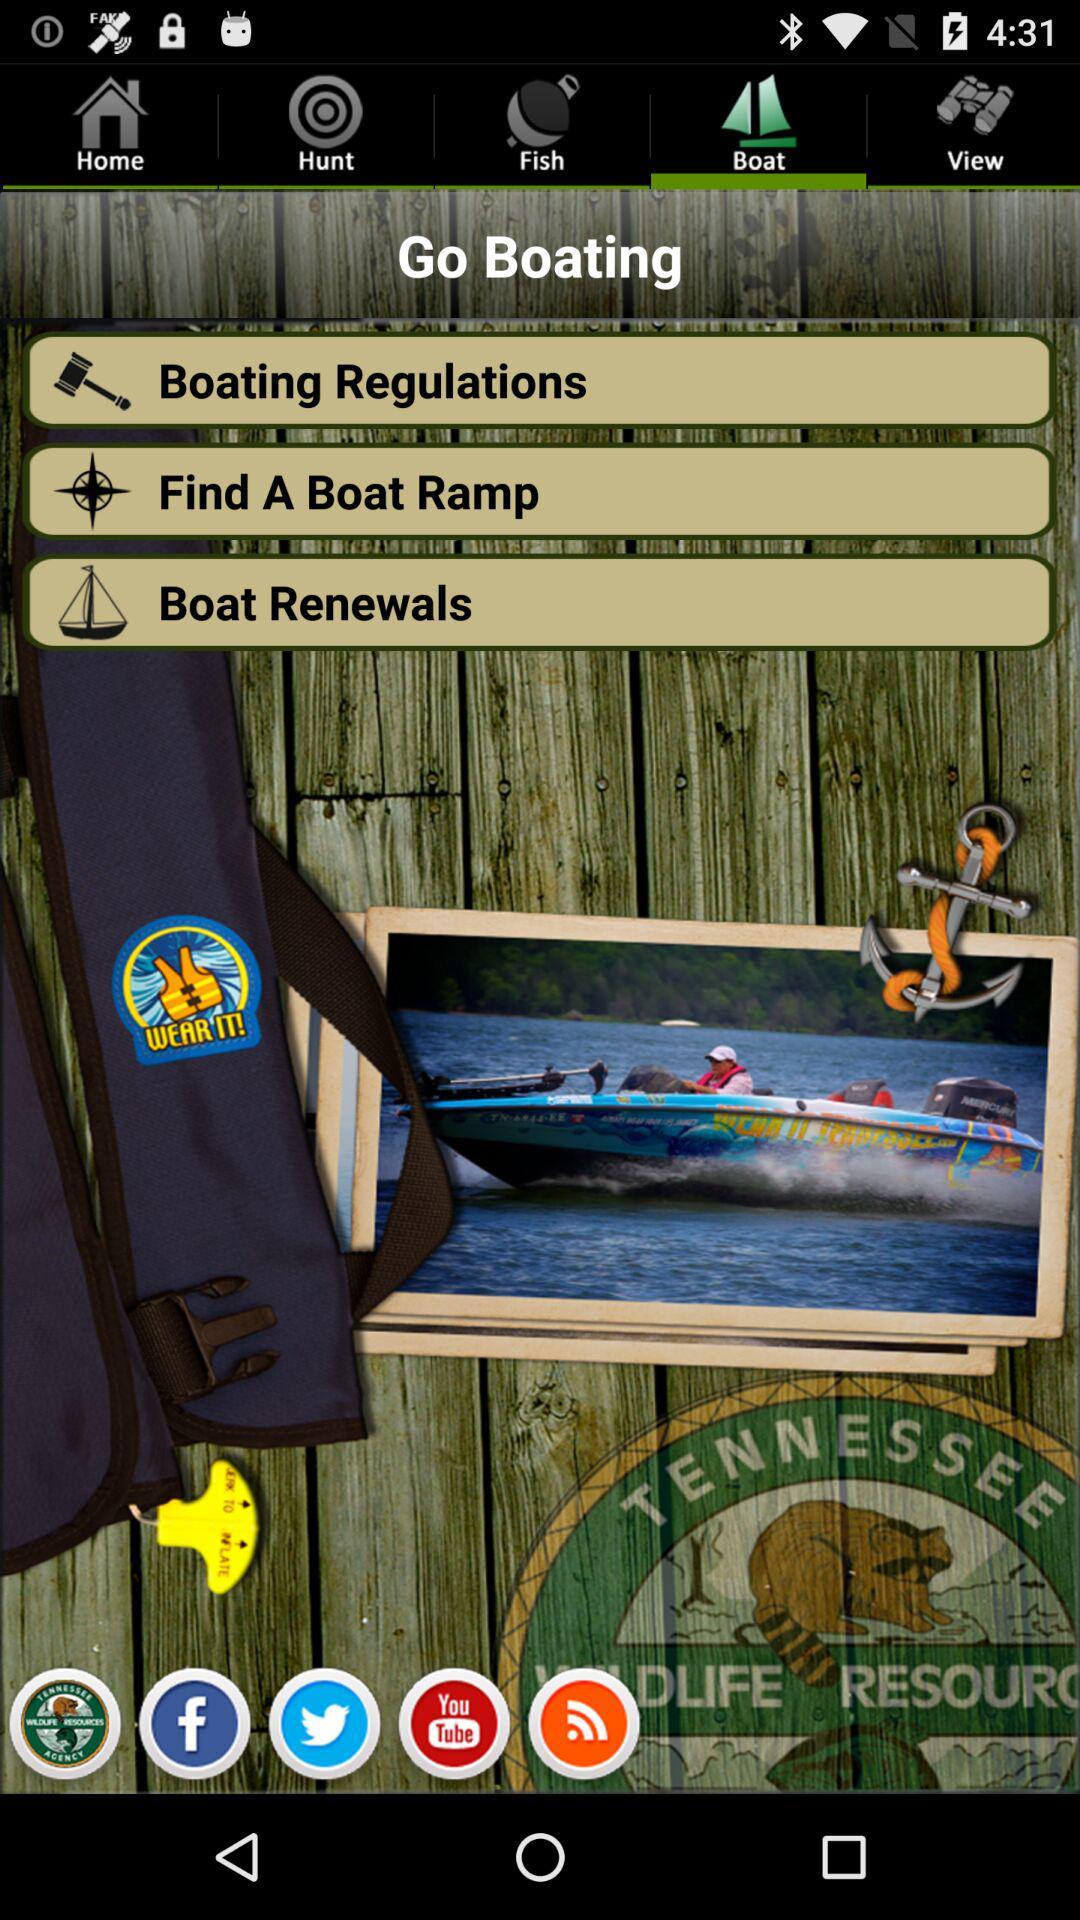 This screenshot has height=1920, width=1080. I want to click on open youtube channel, so click(454, 1728).